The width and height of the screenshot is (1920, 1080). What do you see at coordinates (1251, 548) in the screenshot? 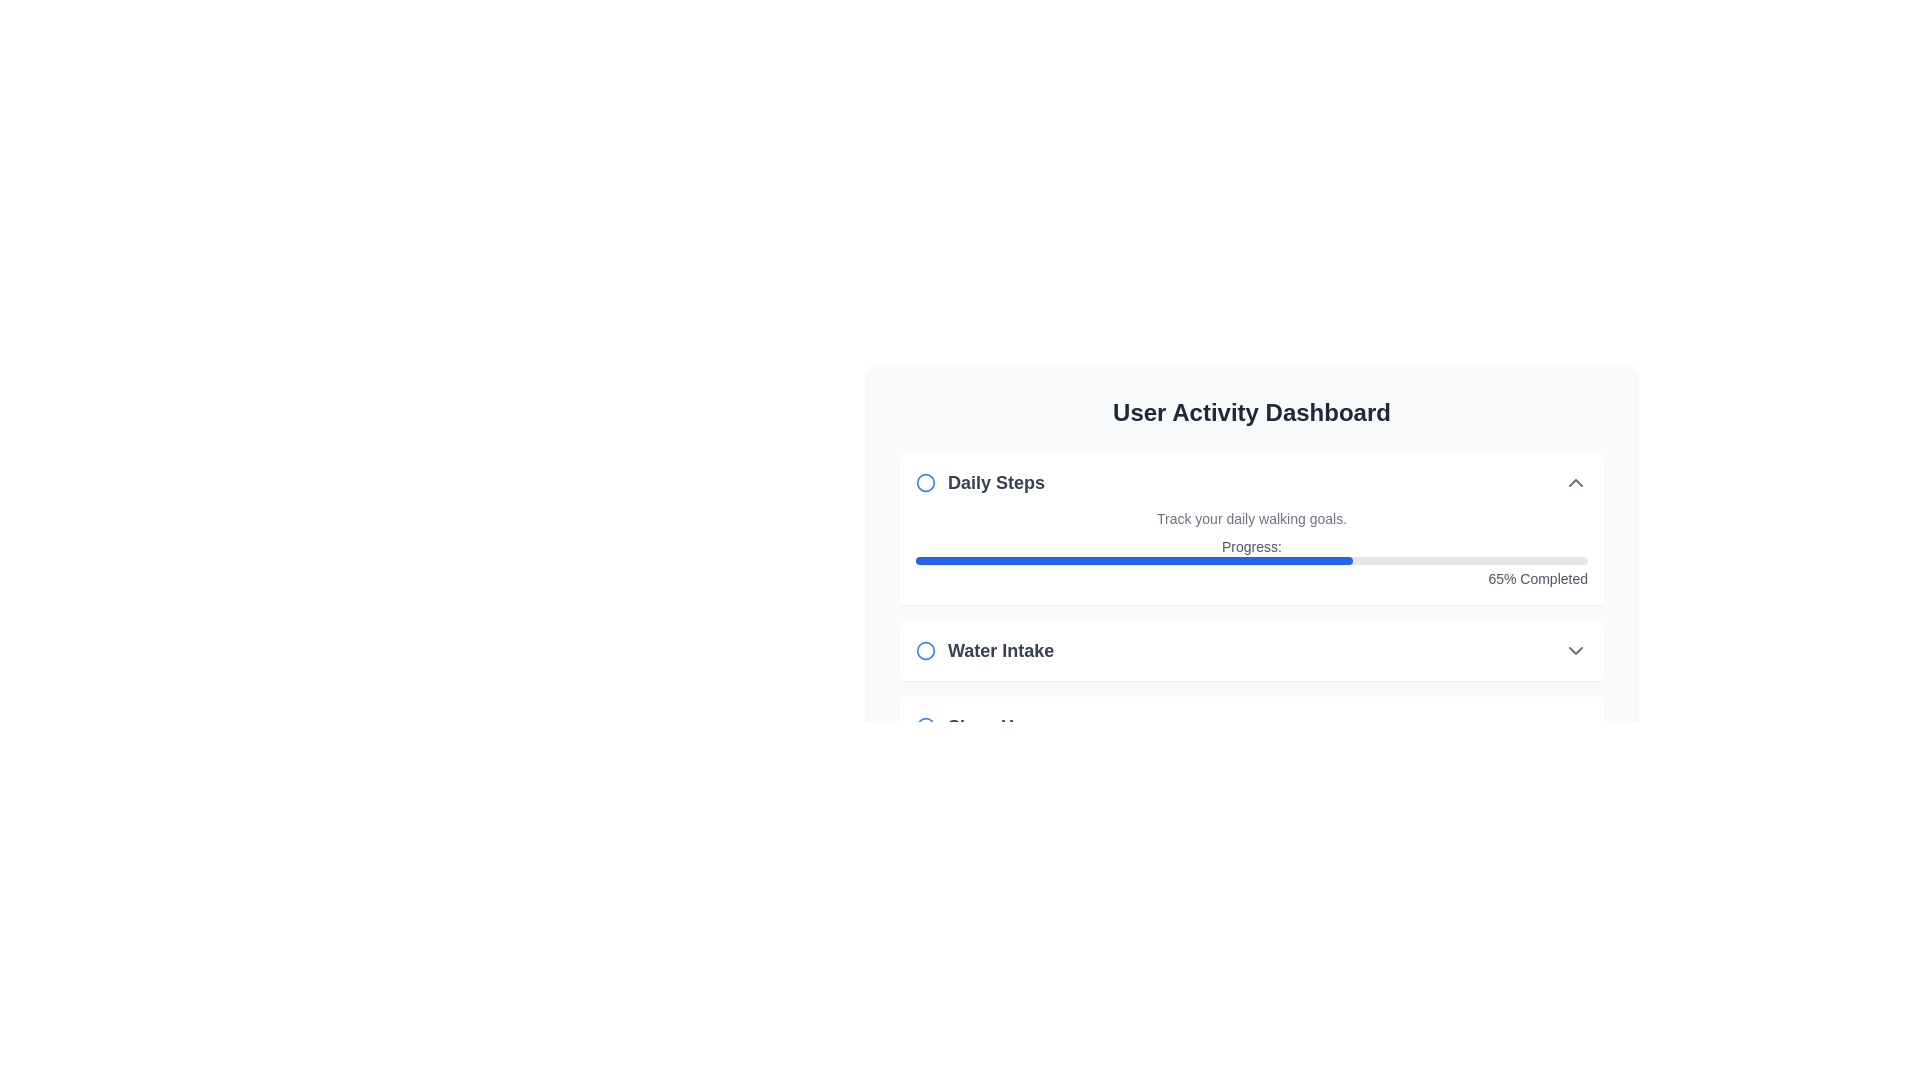
I see `the progress bar in the 'Daily Steps' section of the 'User Activity Dashboard' to interact with it` at bounding box center [1251, 548].